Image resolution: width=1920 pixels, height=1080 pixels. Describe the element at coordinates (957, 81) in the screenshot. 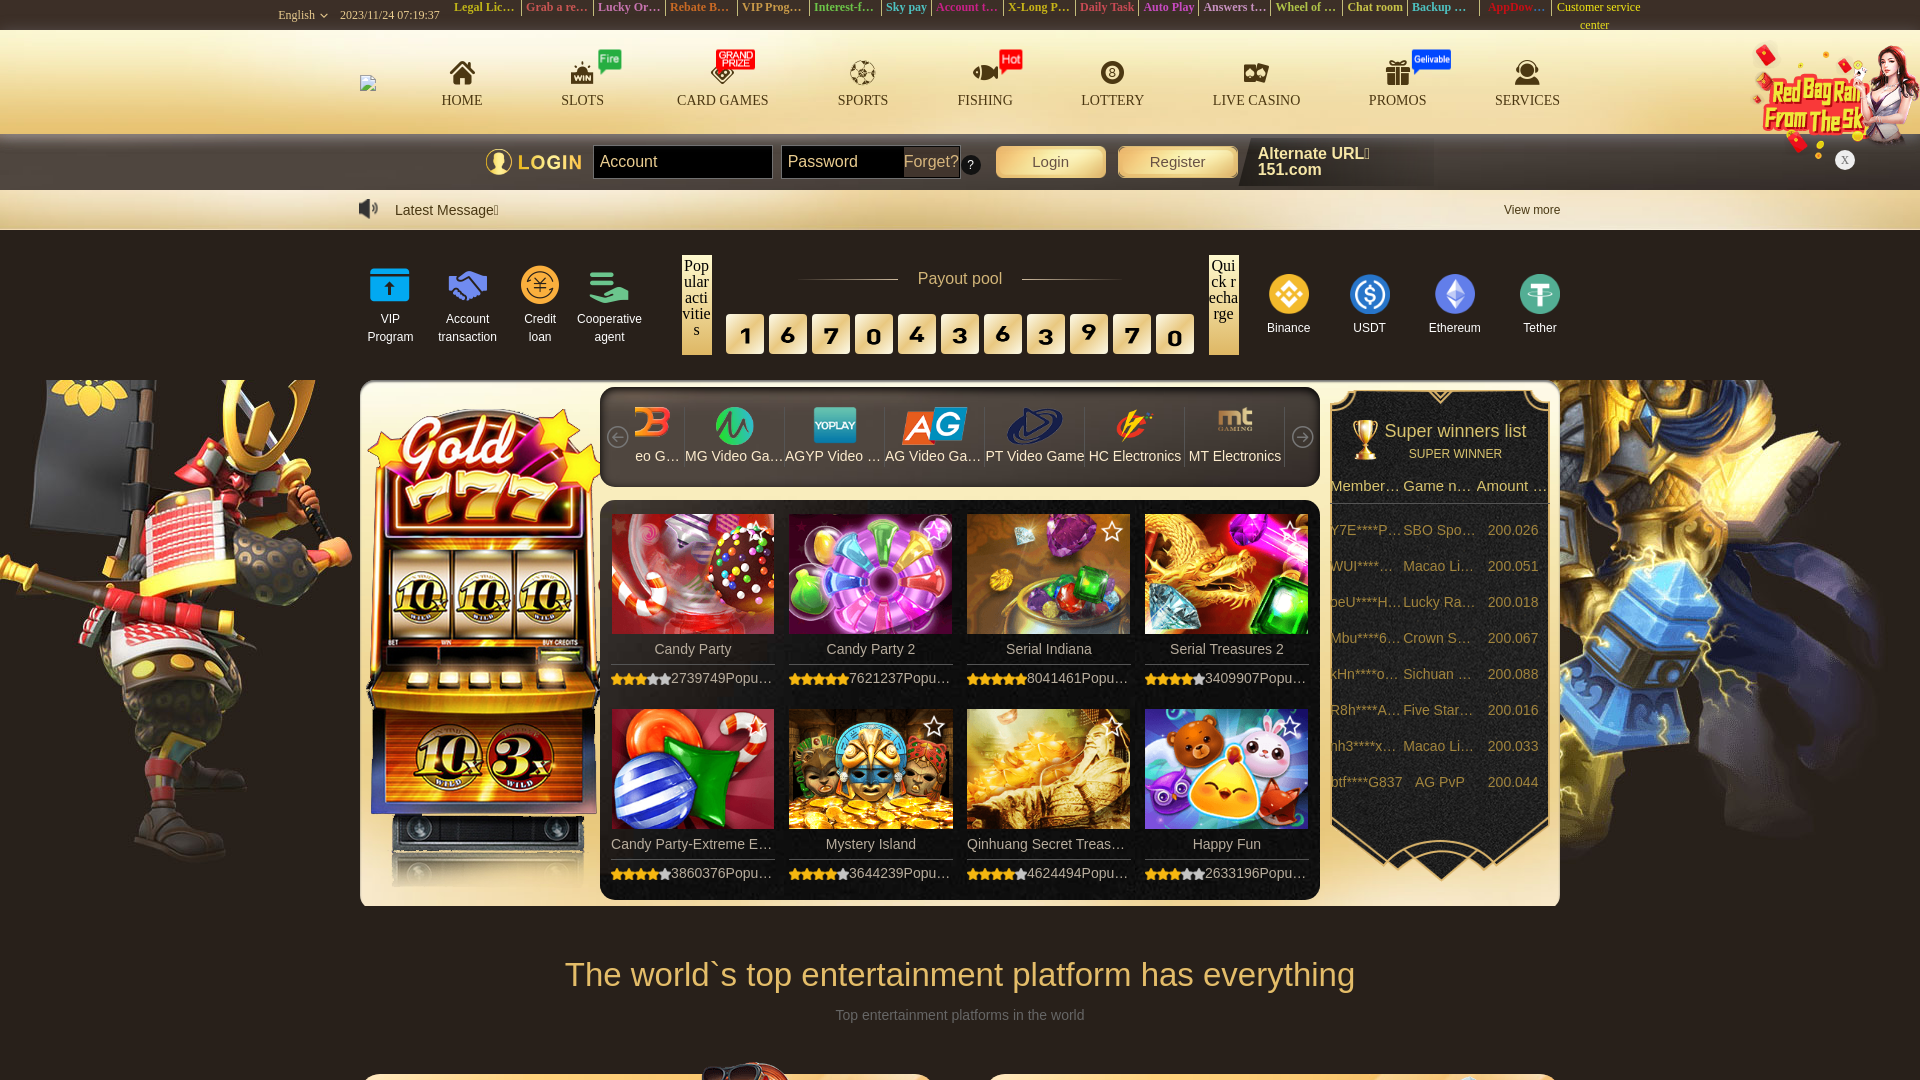

I see `'FISHING'` at that location.